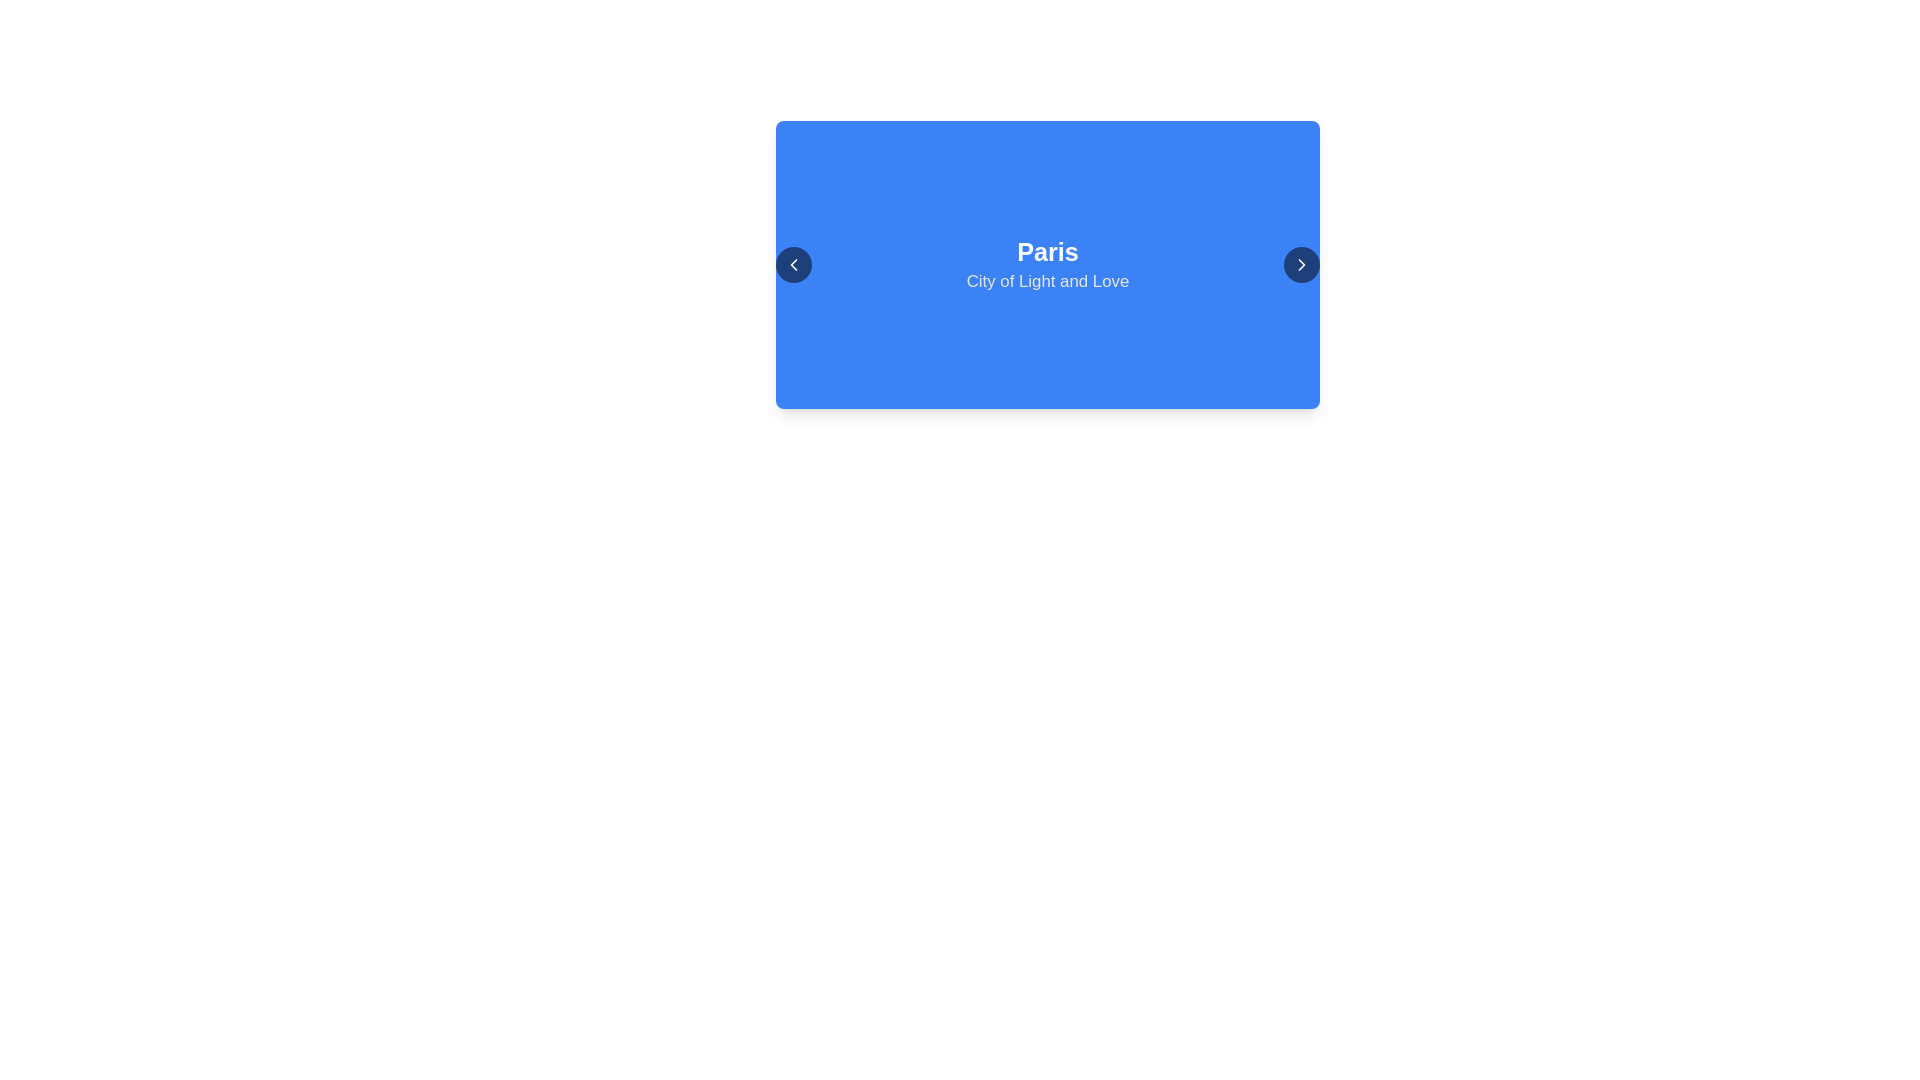 Image resolution: width=1920 pixels, height=1080 pixels. What do you see at coordinates (1301, 264) in the screenshot?
I see `the right-pointing chevron icon located on the right edge of the navigation button within the blue card area` at bounding box center [1301, 264].